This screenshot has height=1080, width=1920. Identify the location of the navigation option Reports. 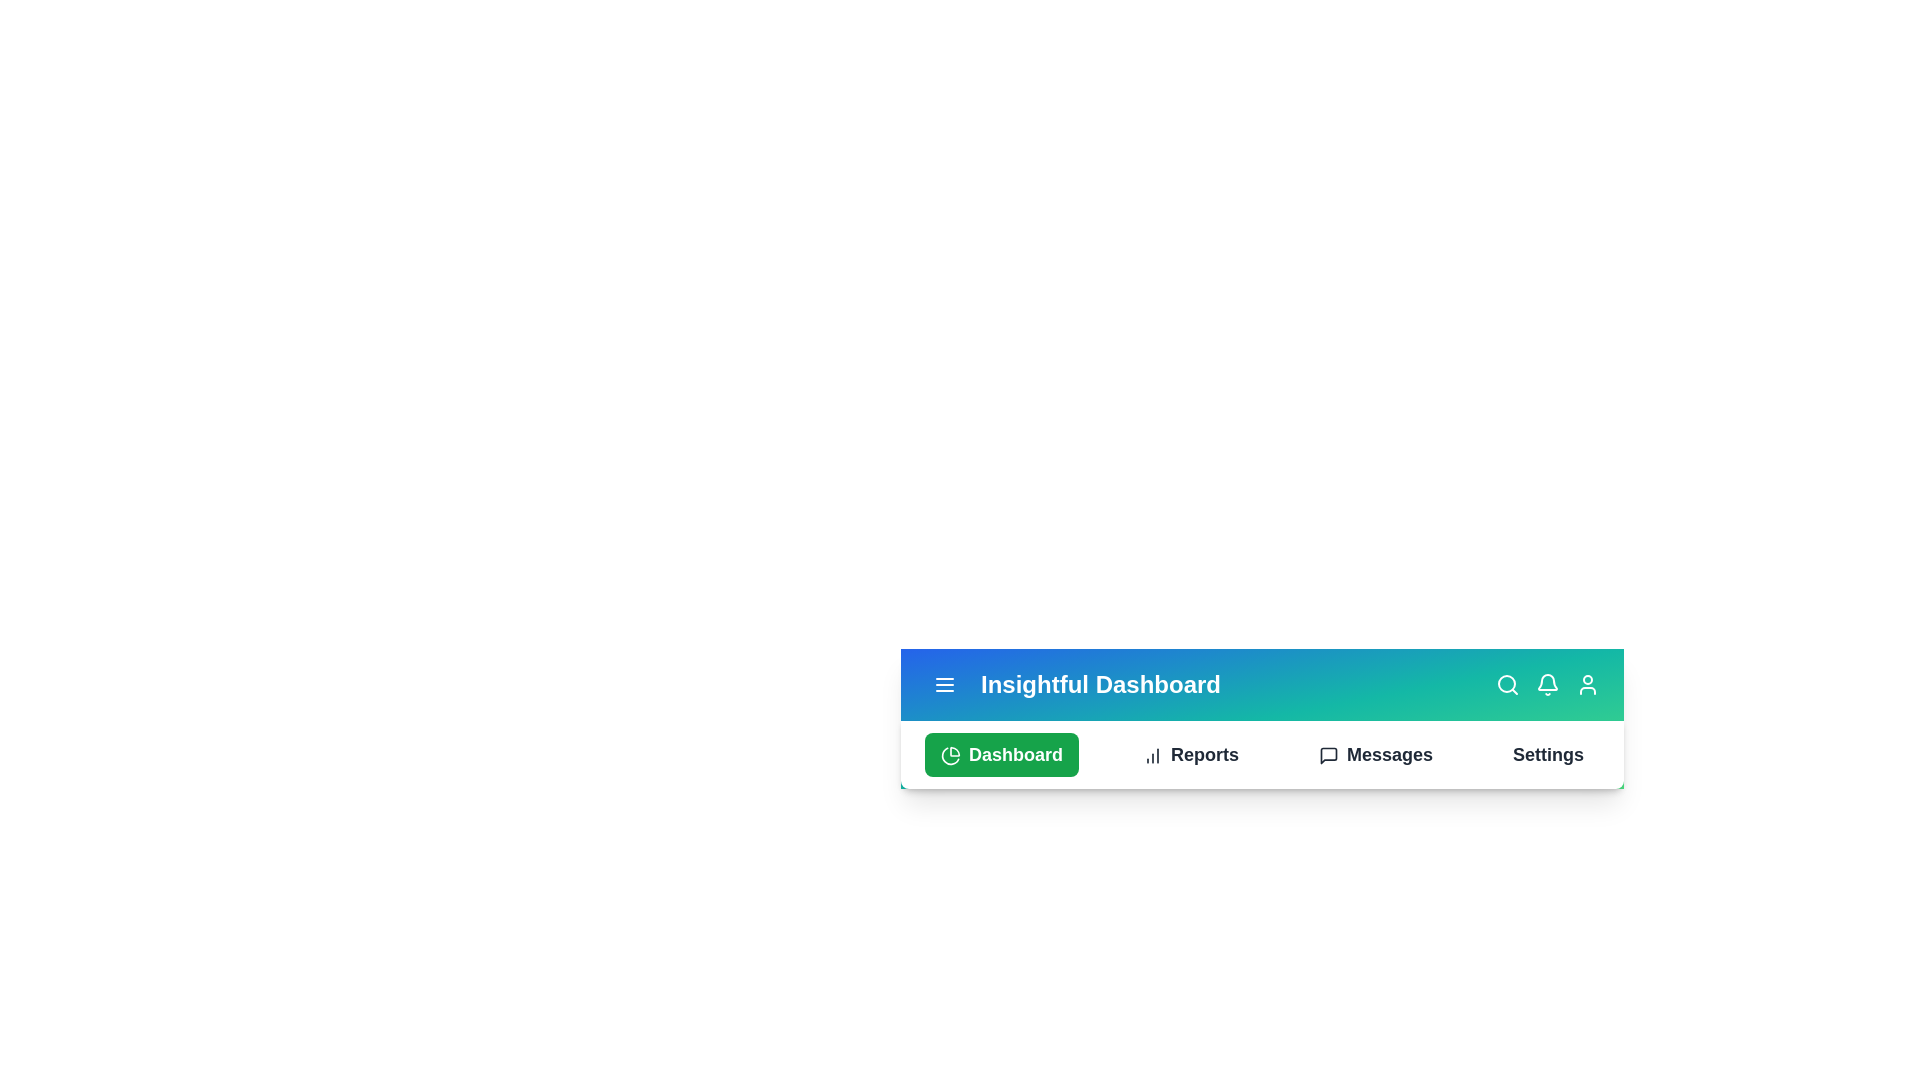
(1190, 755).